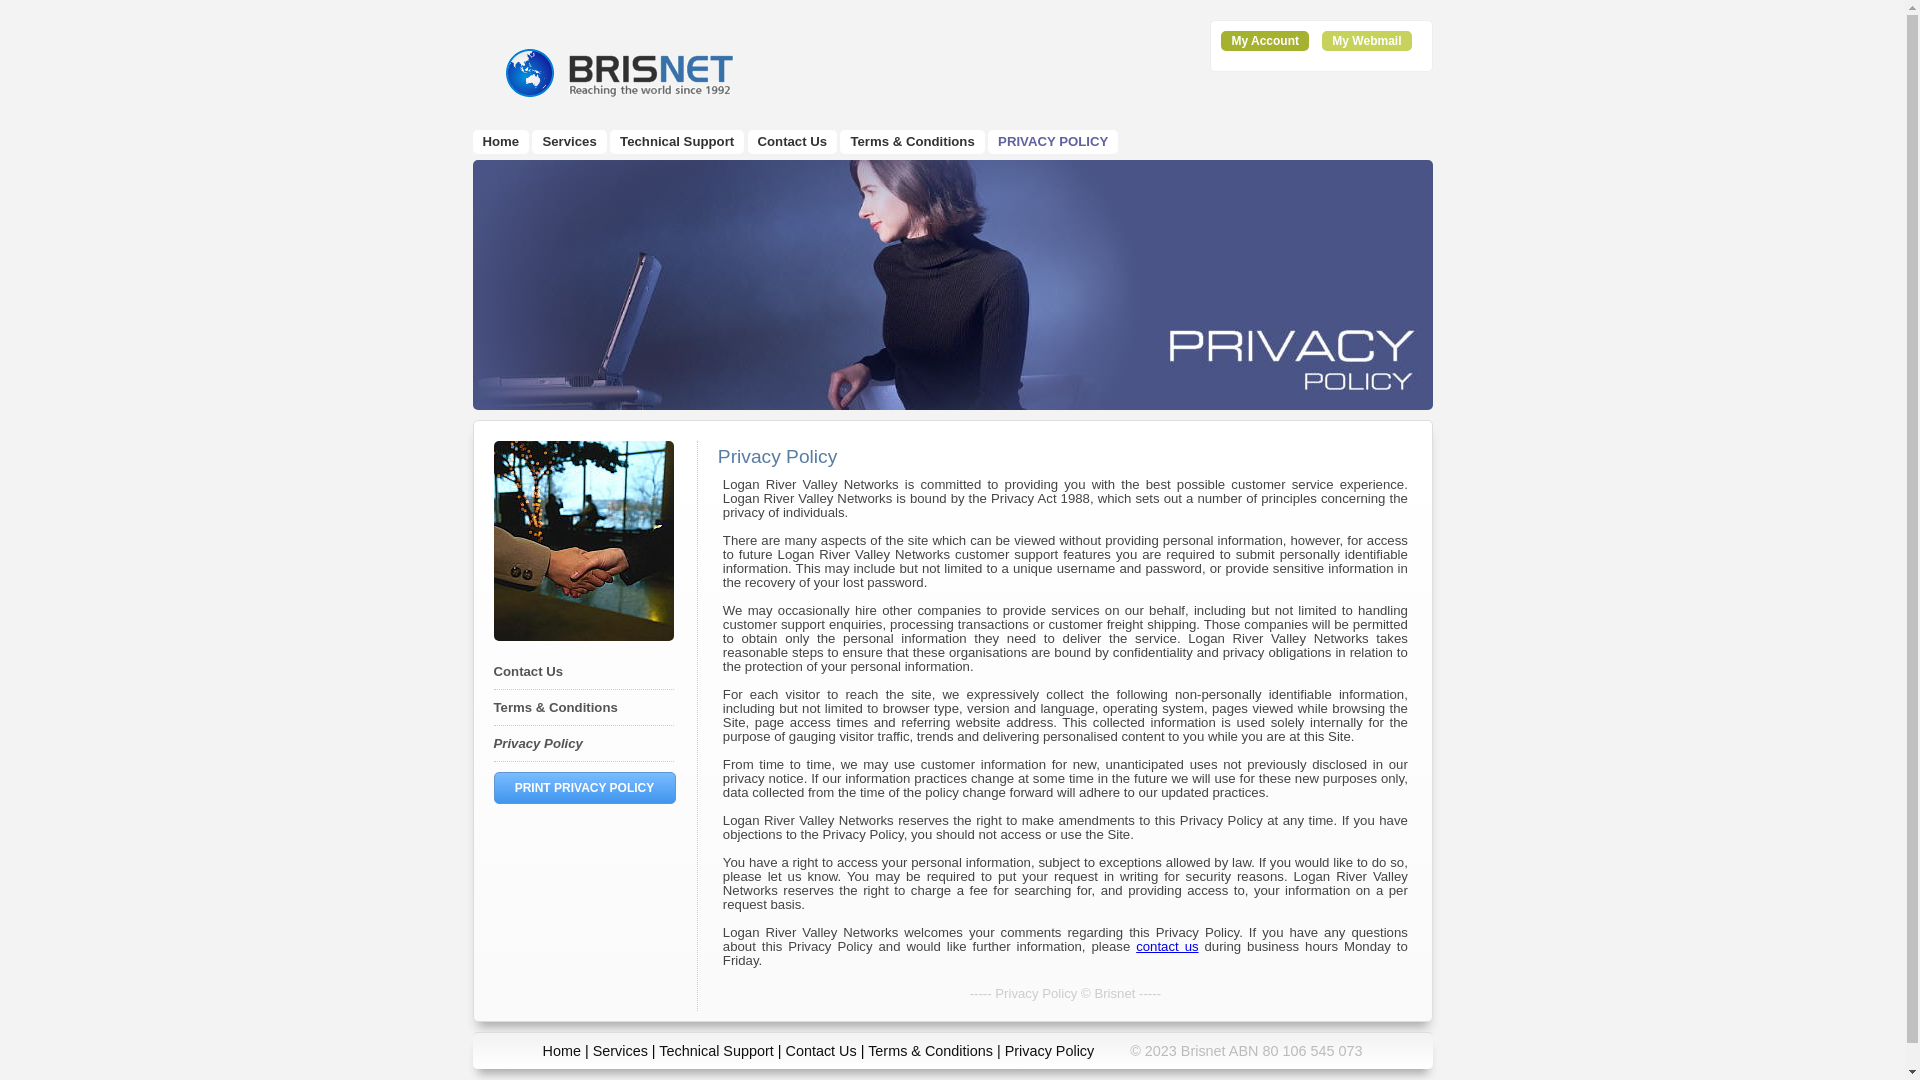 The height and width of the screenshot is (1080, 1920). What do you see at coordinates (542, 140) in the screenshot?
I see `'Services'` at bounding box center [542, 140].